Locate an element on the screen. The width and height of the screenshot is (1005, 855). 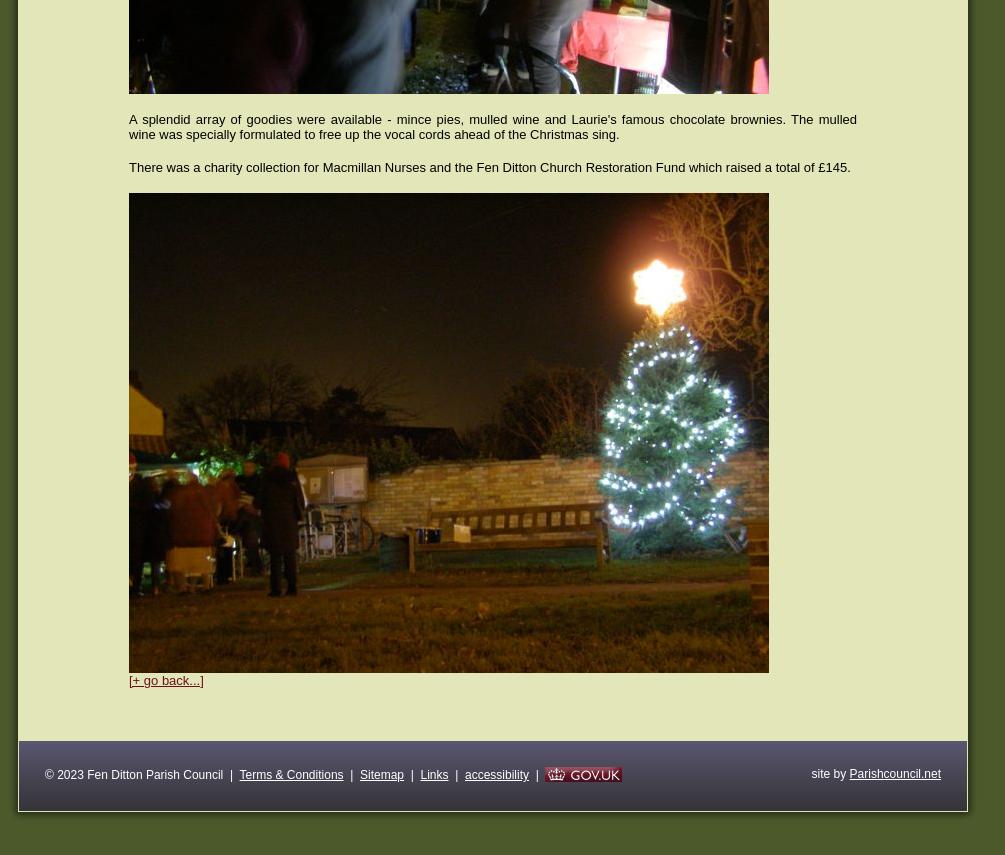
'Links' is located at coordinates (433, 773).